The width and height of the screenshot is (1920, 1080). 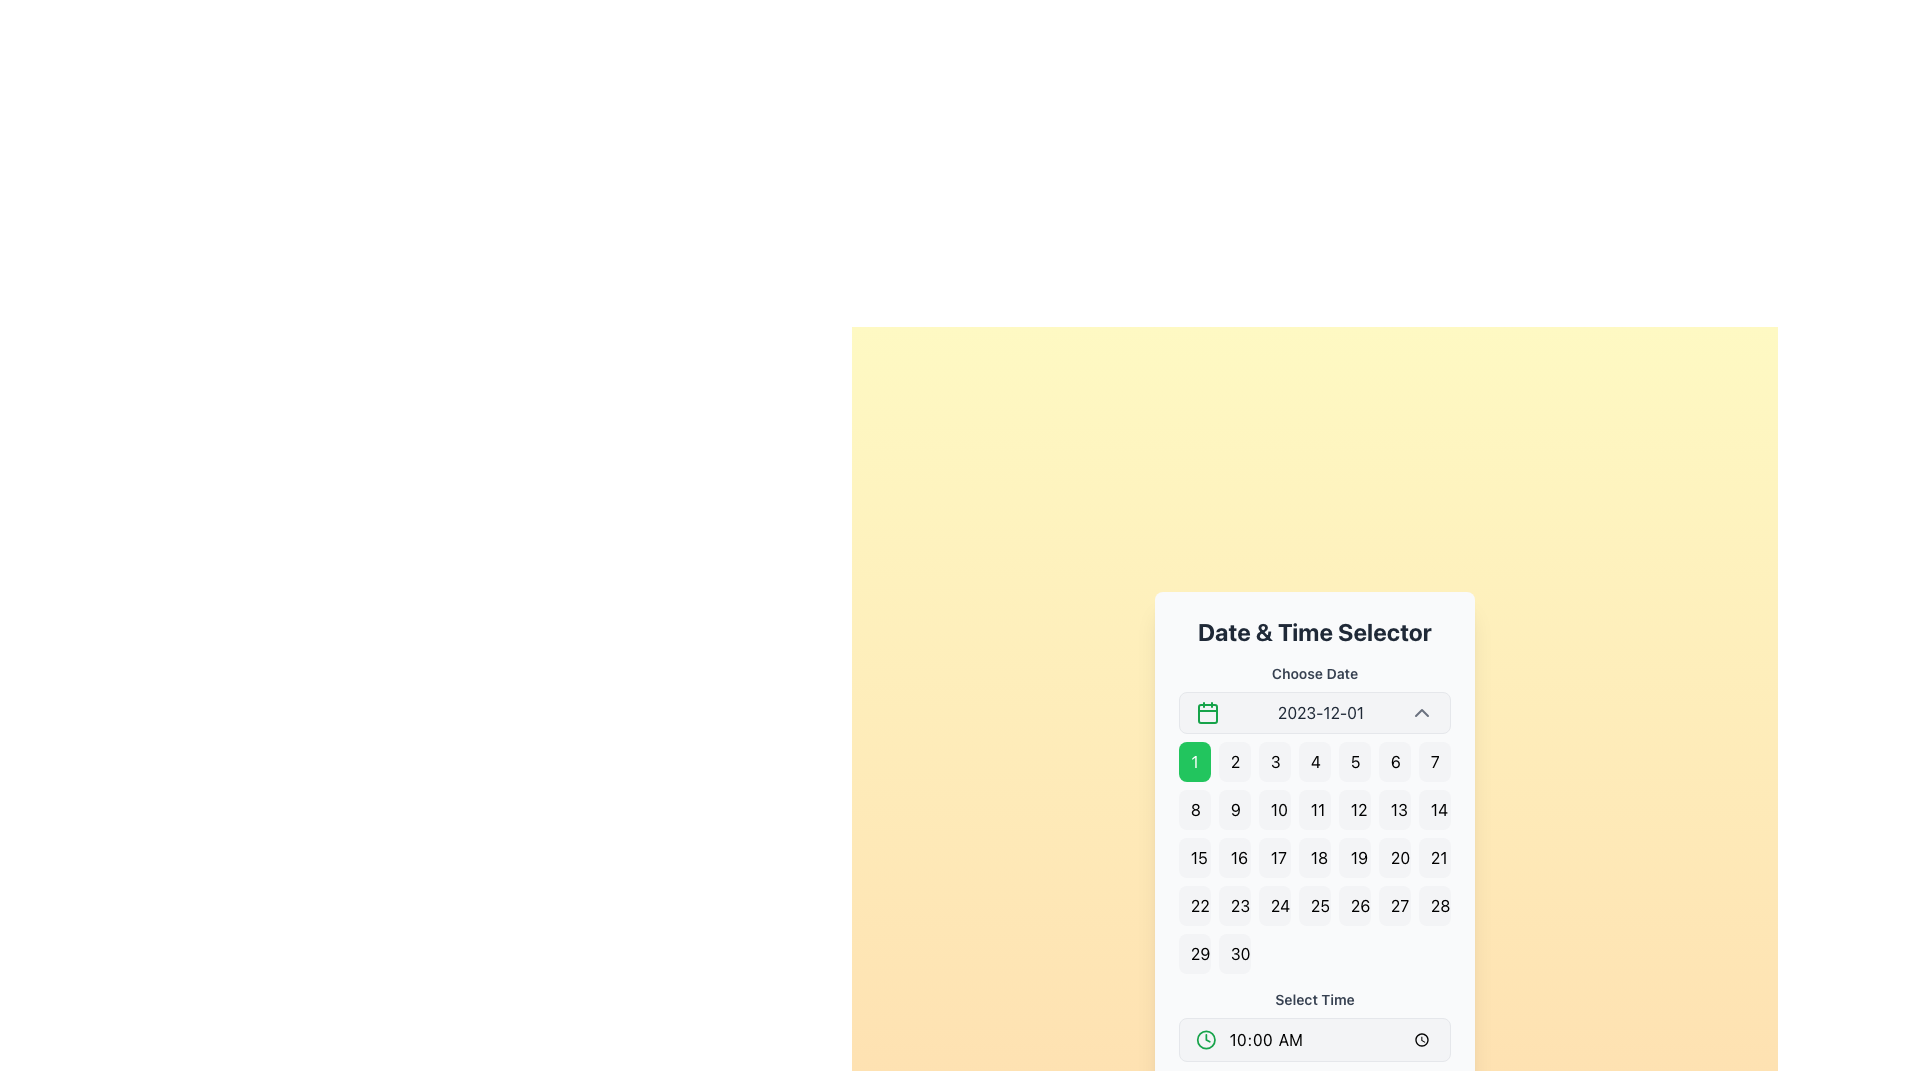 What do you see at coordinates (1195, 762) in the screenshot?
I see `the green button displaying the numeral '1' located in the first column of the first row of the grid` at bounding box center [1195, 762].